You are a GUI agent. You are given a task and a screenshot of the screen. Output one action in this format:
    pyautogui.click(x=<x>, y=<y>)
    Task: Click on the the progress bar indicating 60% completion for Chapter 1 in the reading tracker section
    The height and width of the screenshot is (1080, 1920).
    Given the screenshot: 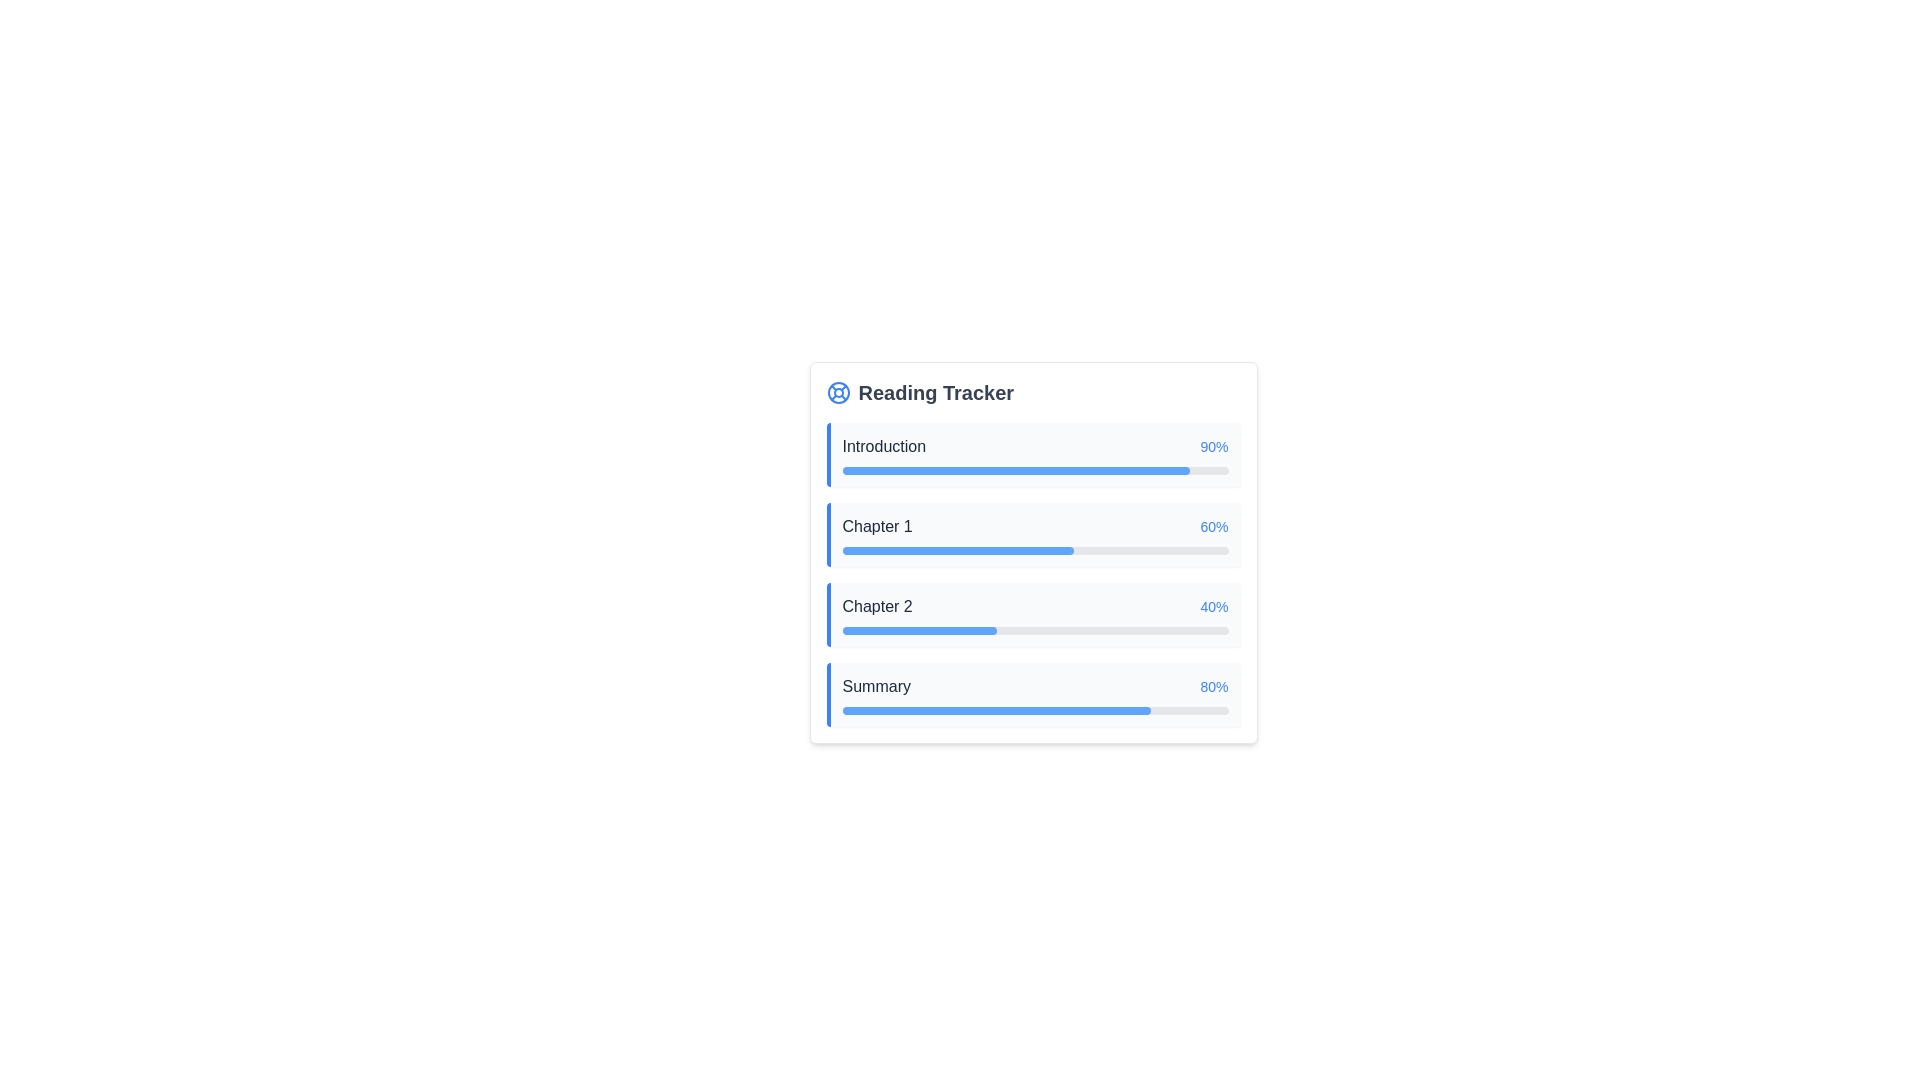 What is the action you would take?
    pyautogui.click(x=1035, y=551)
    